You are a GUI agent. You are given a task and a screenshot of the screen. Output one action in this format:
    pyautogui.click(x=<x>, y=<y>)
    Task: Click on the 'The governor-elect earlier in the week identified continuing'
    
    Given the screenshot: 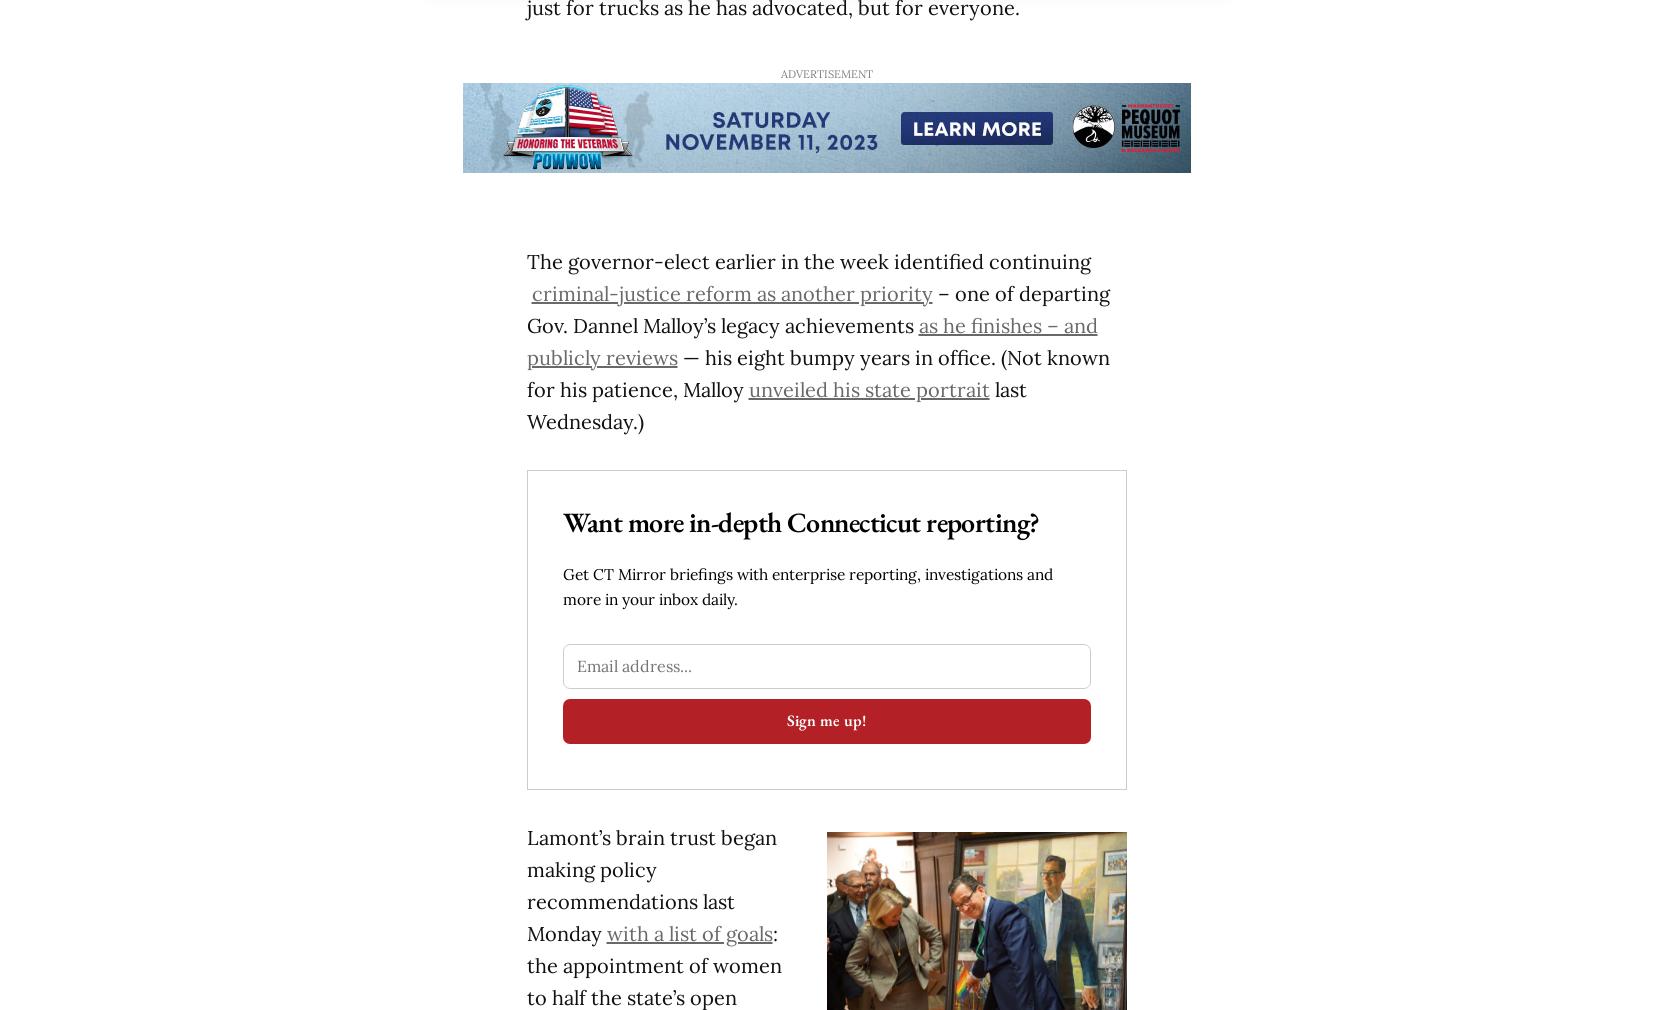 What is the action you would take?
    pyautogui.click(x=806, y=277)
    